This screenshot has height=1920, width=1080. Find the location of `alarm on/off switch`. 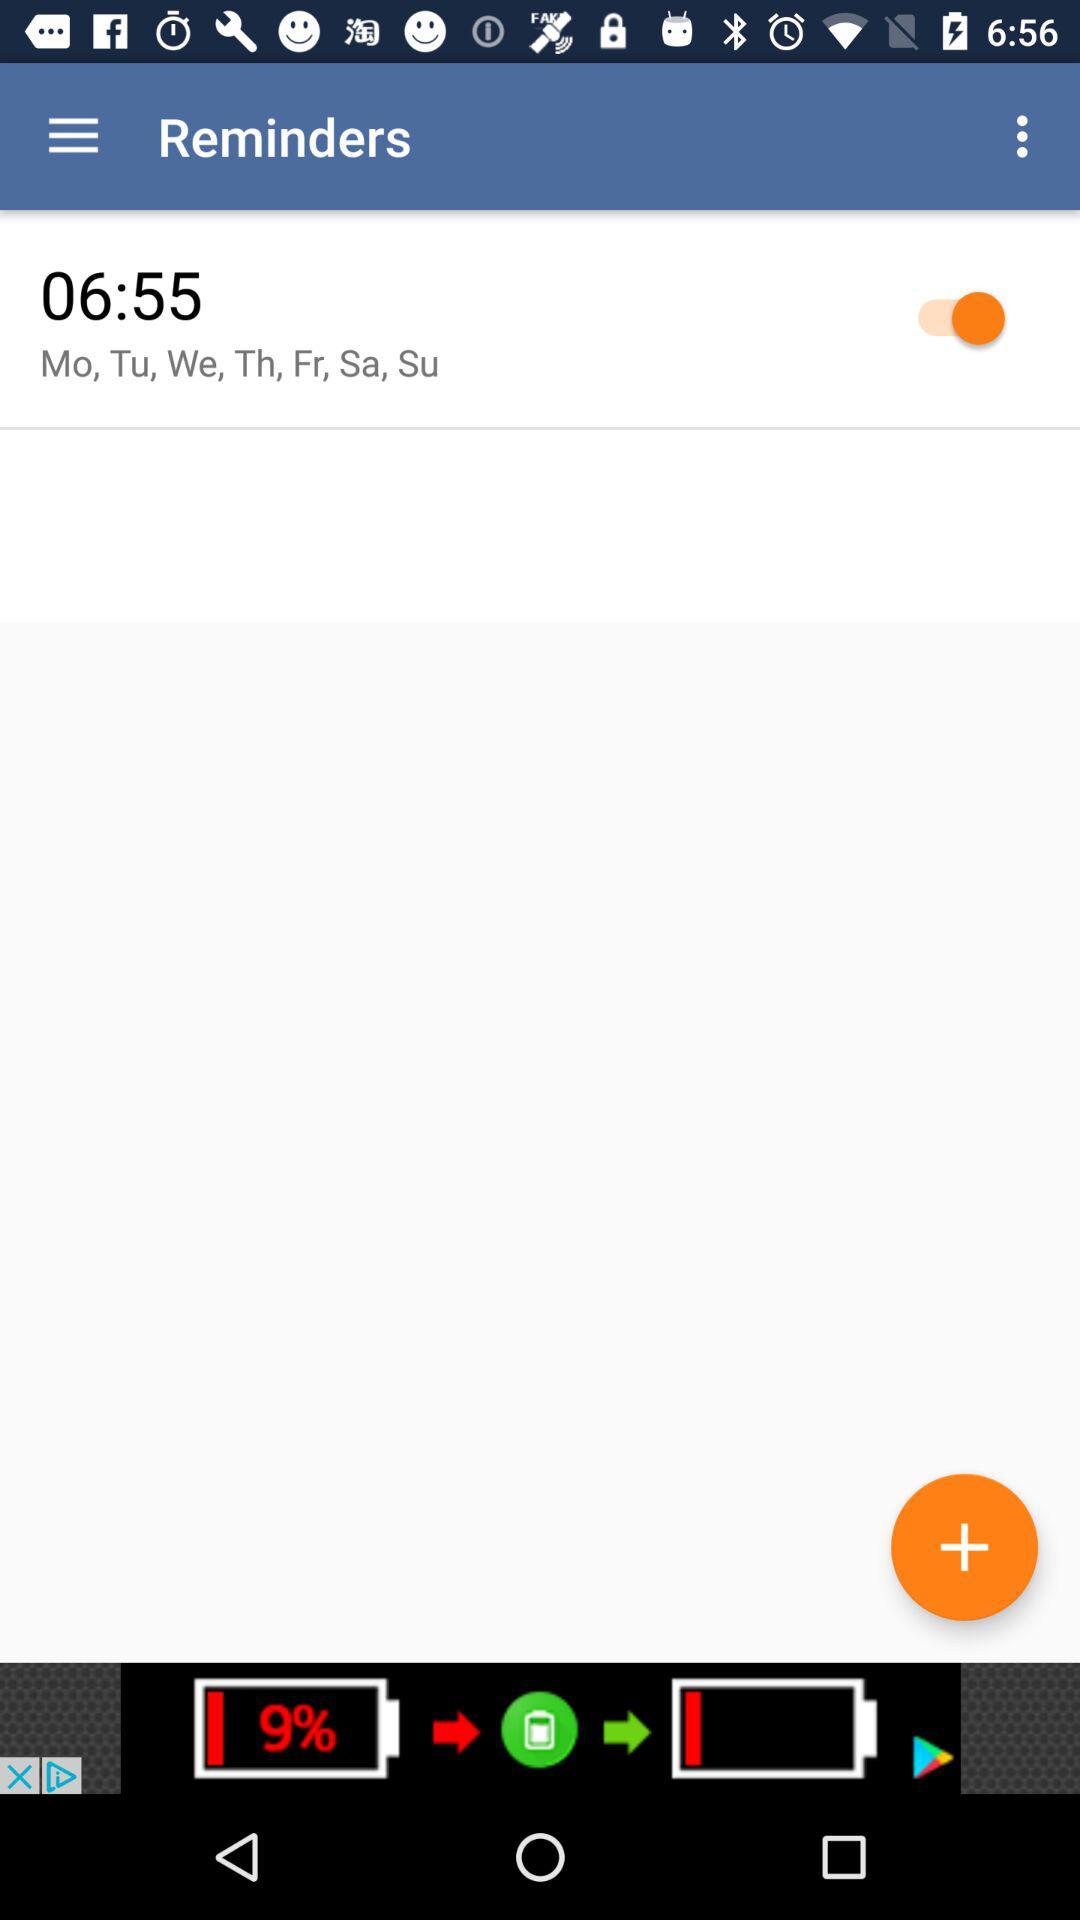

alarm on/off switch is located at coordinates (950, 316).